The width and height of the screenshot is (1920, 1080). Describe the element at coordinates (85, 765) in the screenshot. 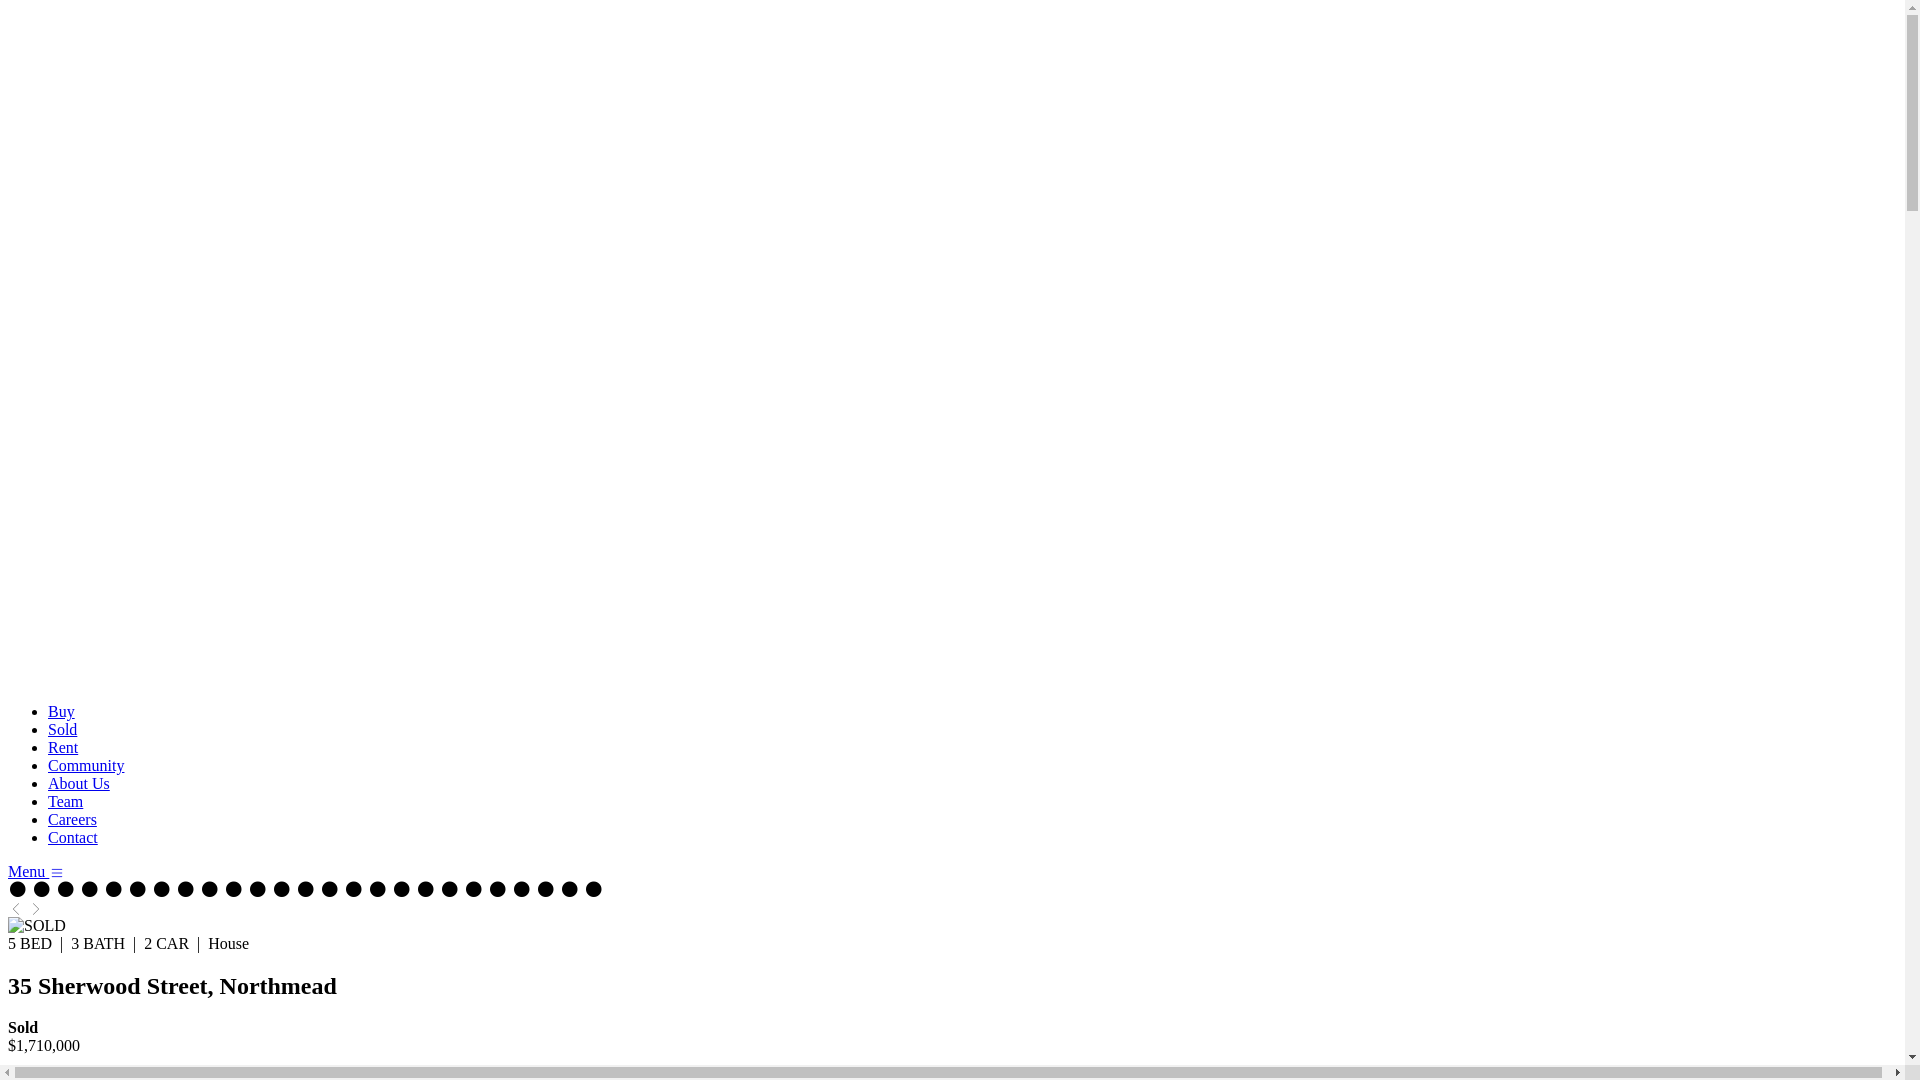

I see `'Community'` at that location.